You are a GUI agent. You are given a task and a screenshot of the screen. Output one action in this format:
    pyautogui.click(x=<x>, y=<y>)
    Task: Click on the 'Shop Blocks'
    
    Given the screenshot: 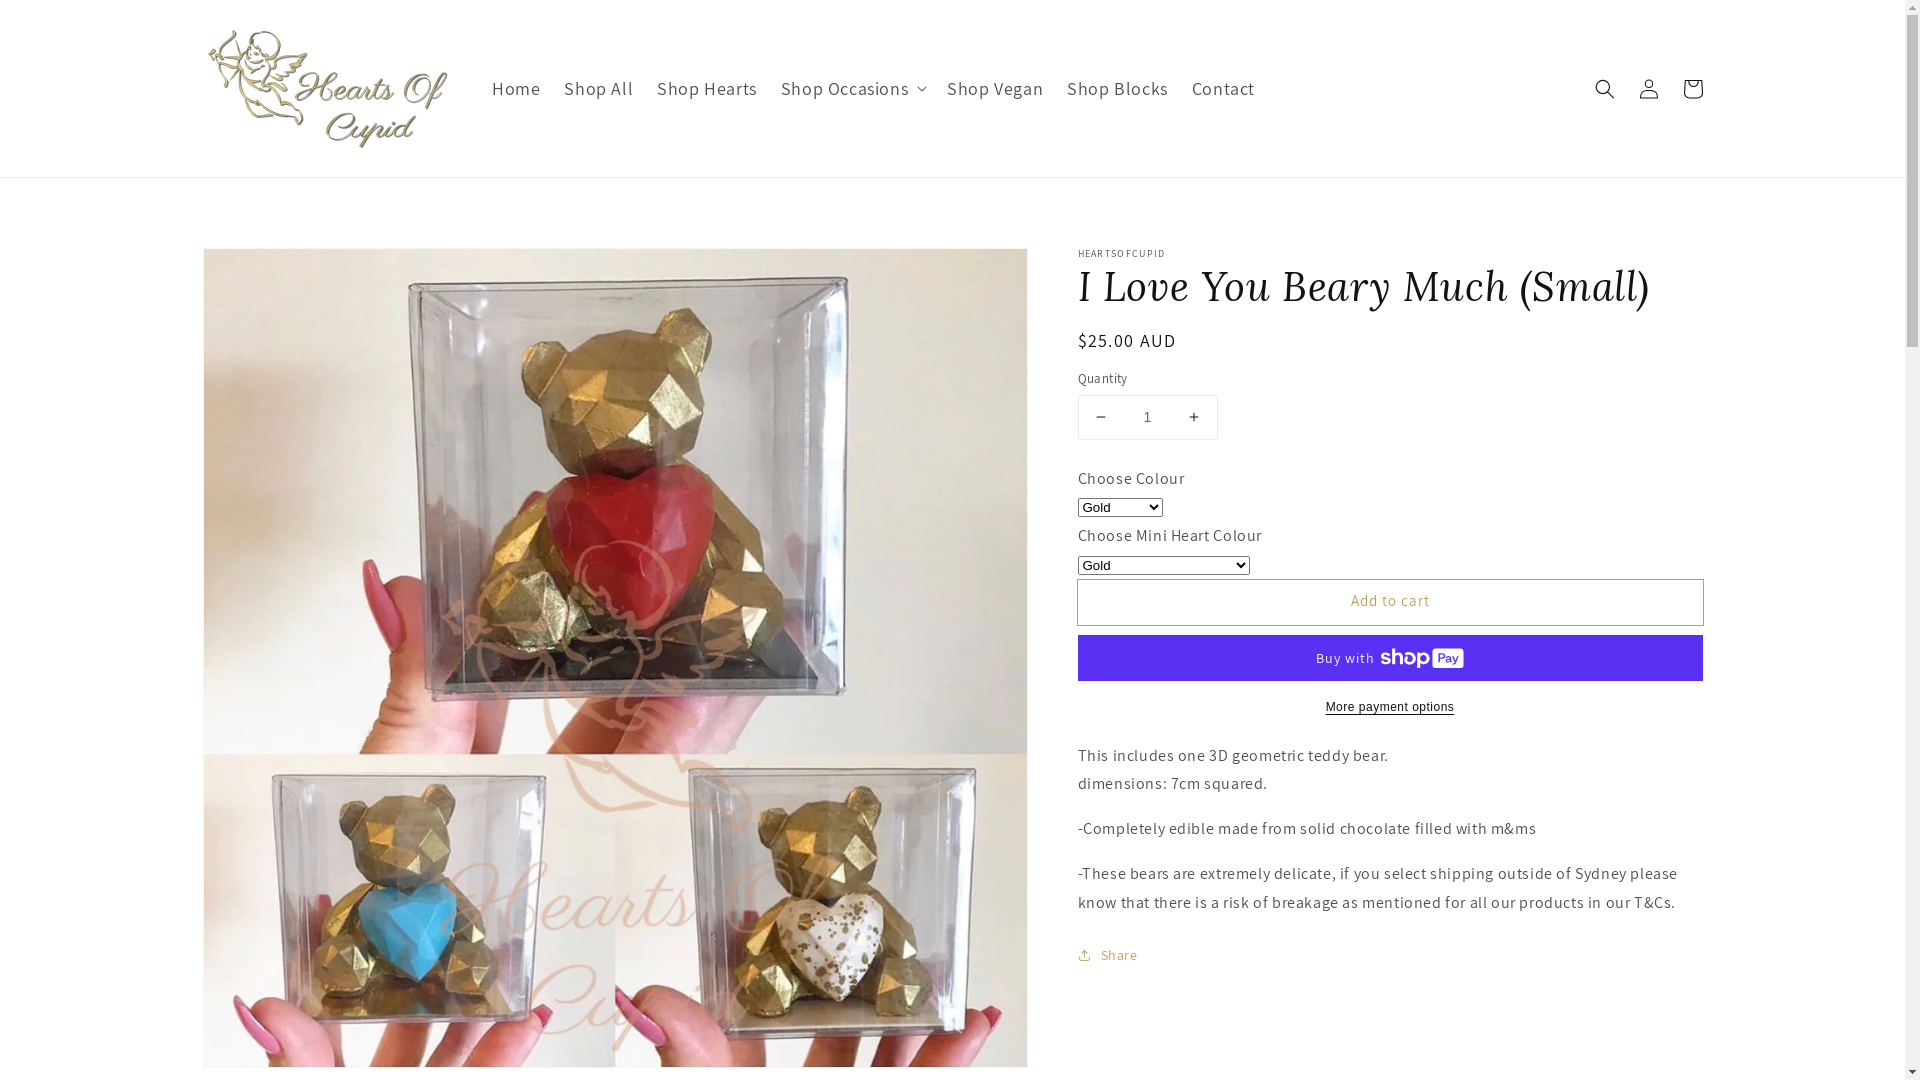 What is the action you would take?
    pyautogui.click(x=1054, y=87)
    